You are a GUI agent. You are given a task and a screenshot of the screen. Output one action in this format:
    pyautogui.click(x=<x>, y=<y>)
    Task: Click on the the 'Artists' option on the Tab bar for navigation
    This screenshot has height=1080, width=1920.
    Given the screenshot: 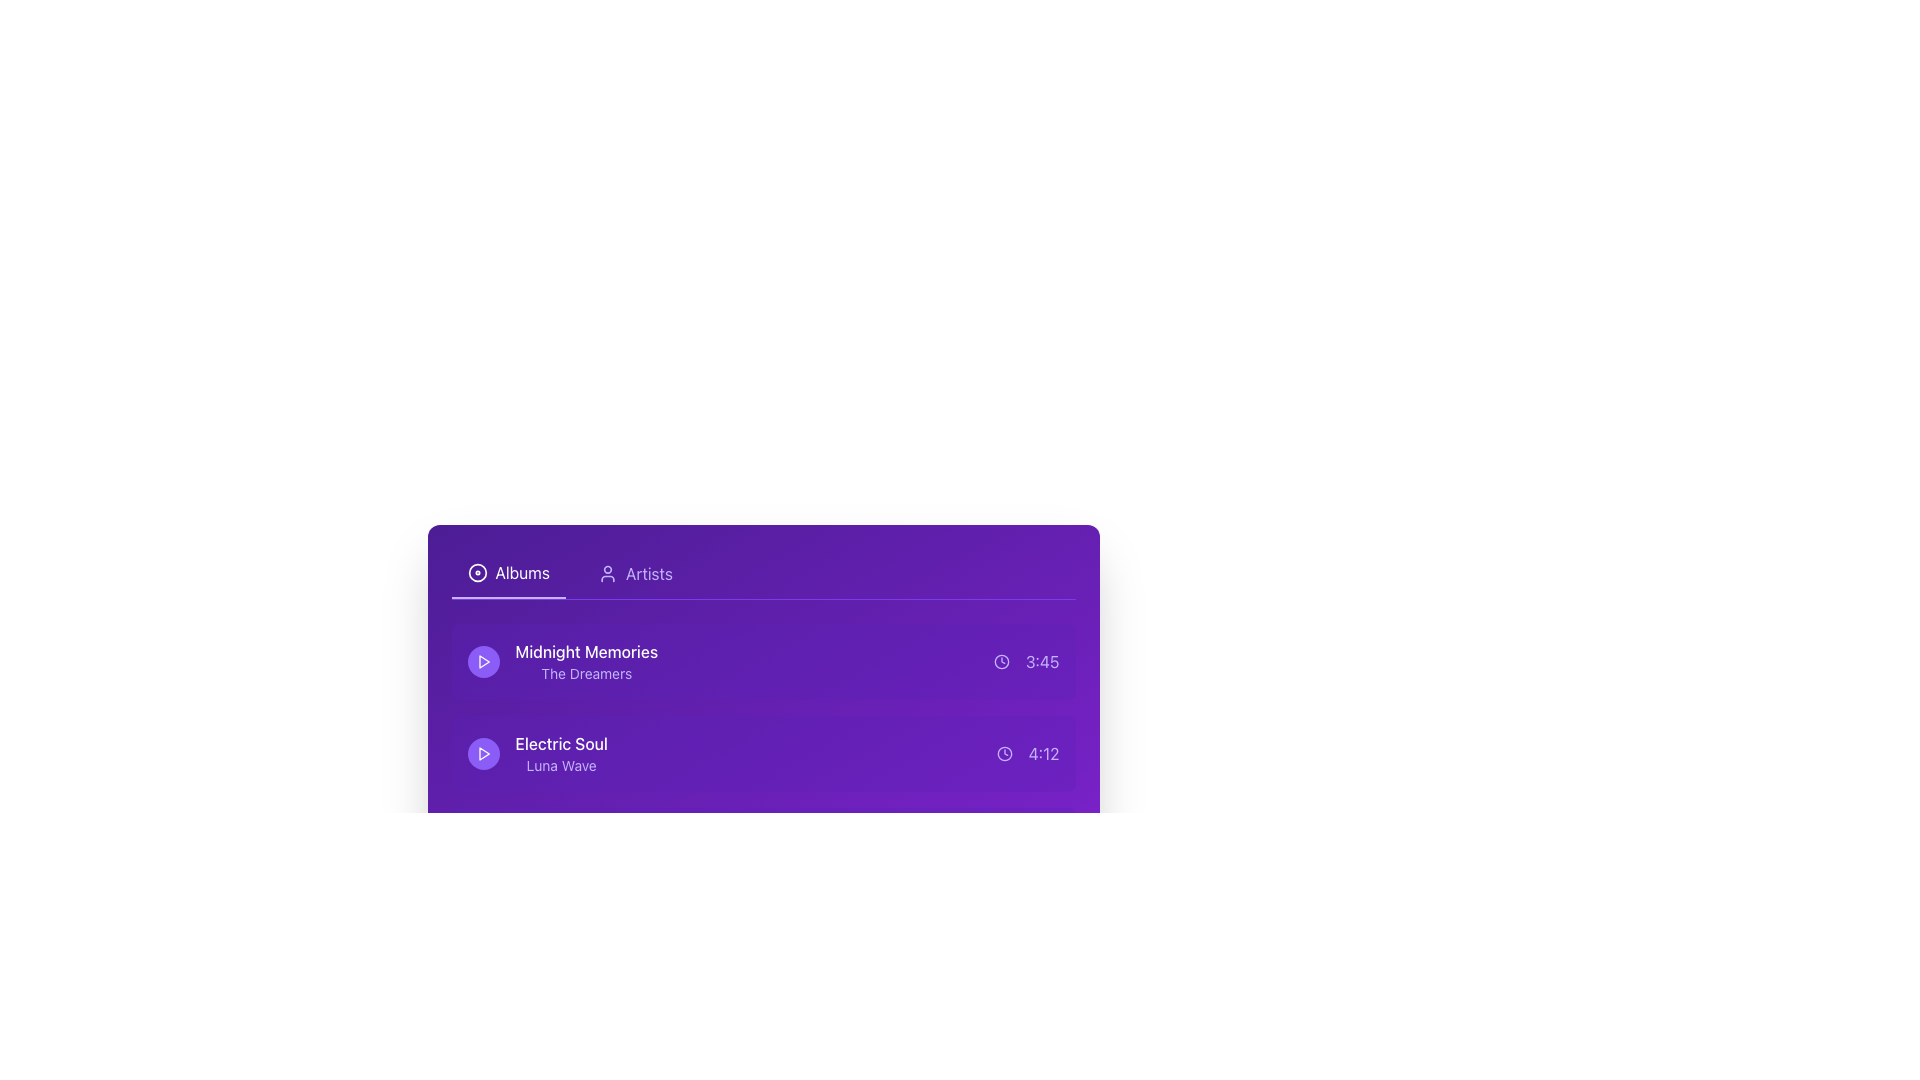 What is the action you would take?
    pyautogui.click(x=762, y=574)
    